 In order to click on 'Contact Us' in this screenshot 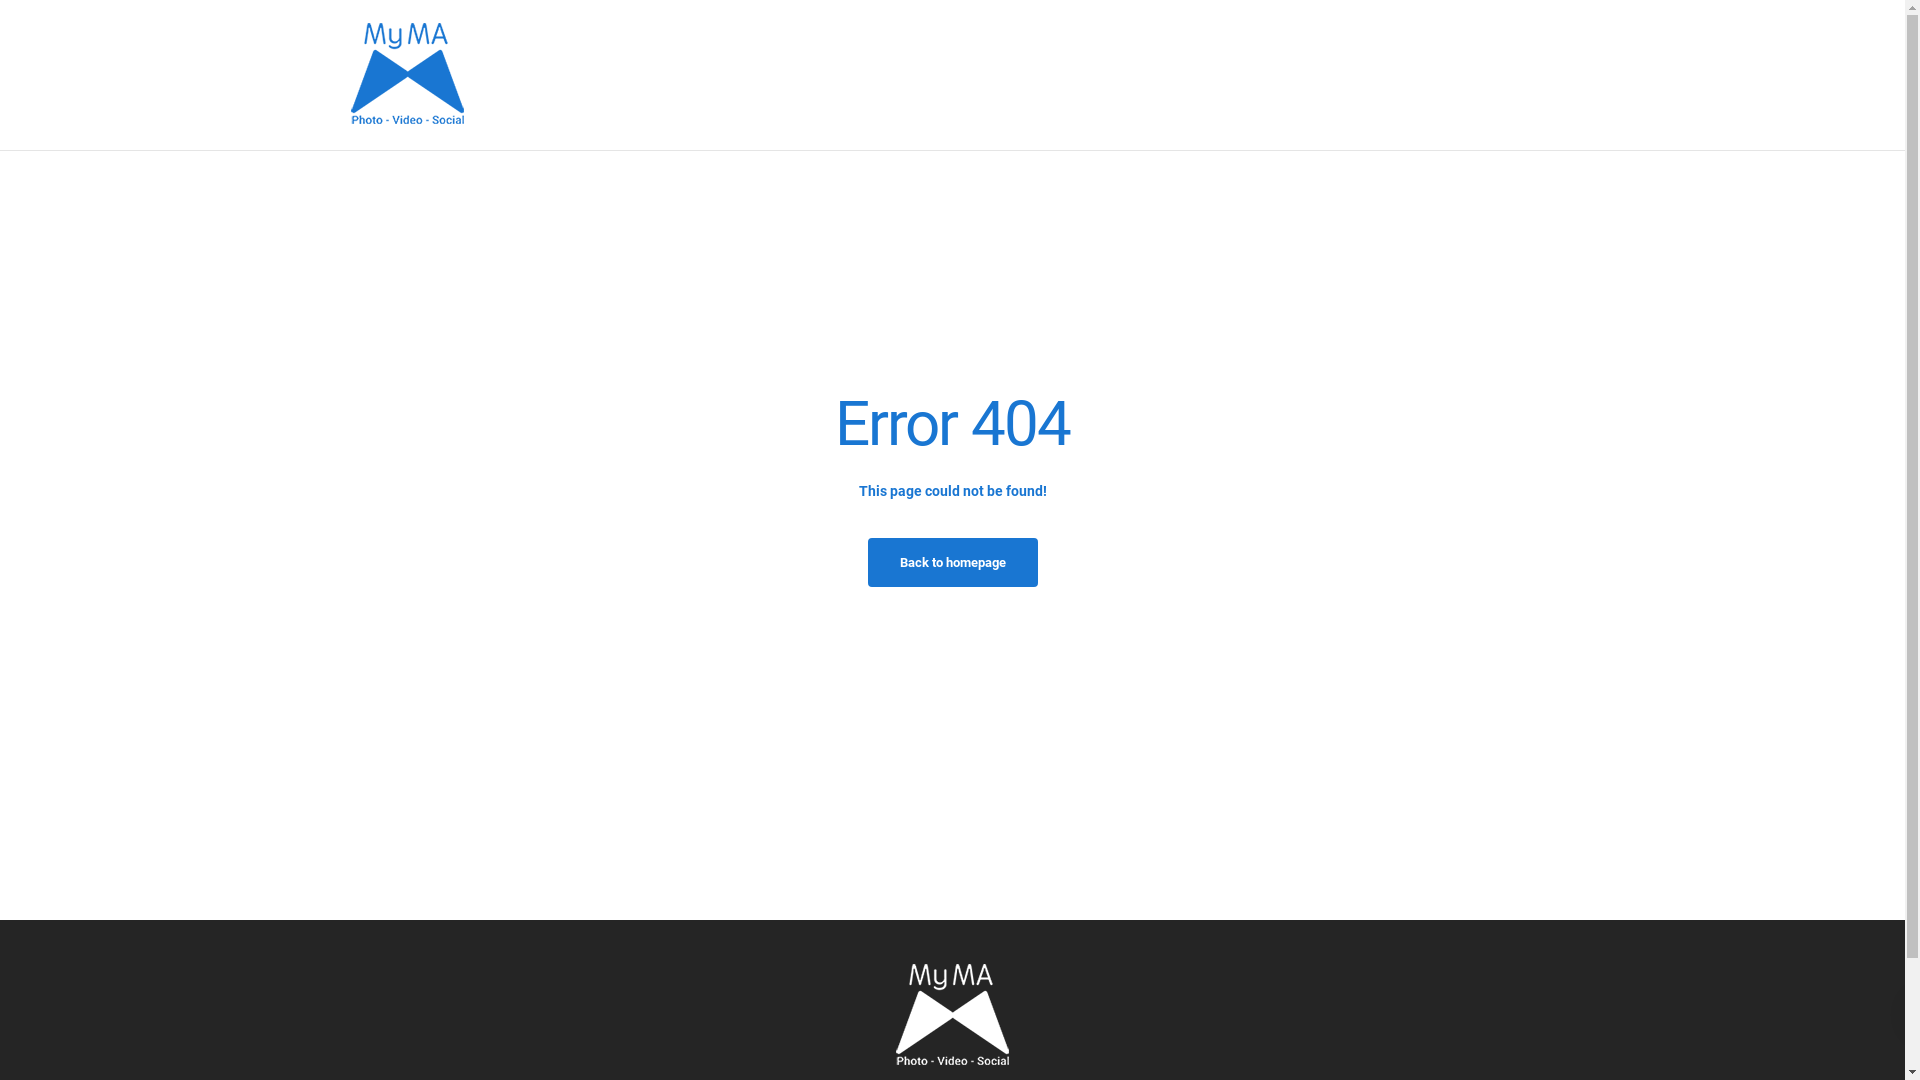, I will do `click(1522, 72)`.